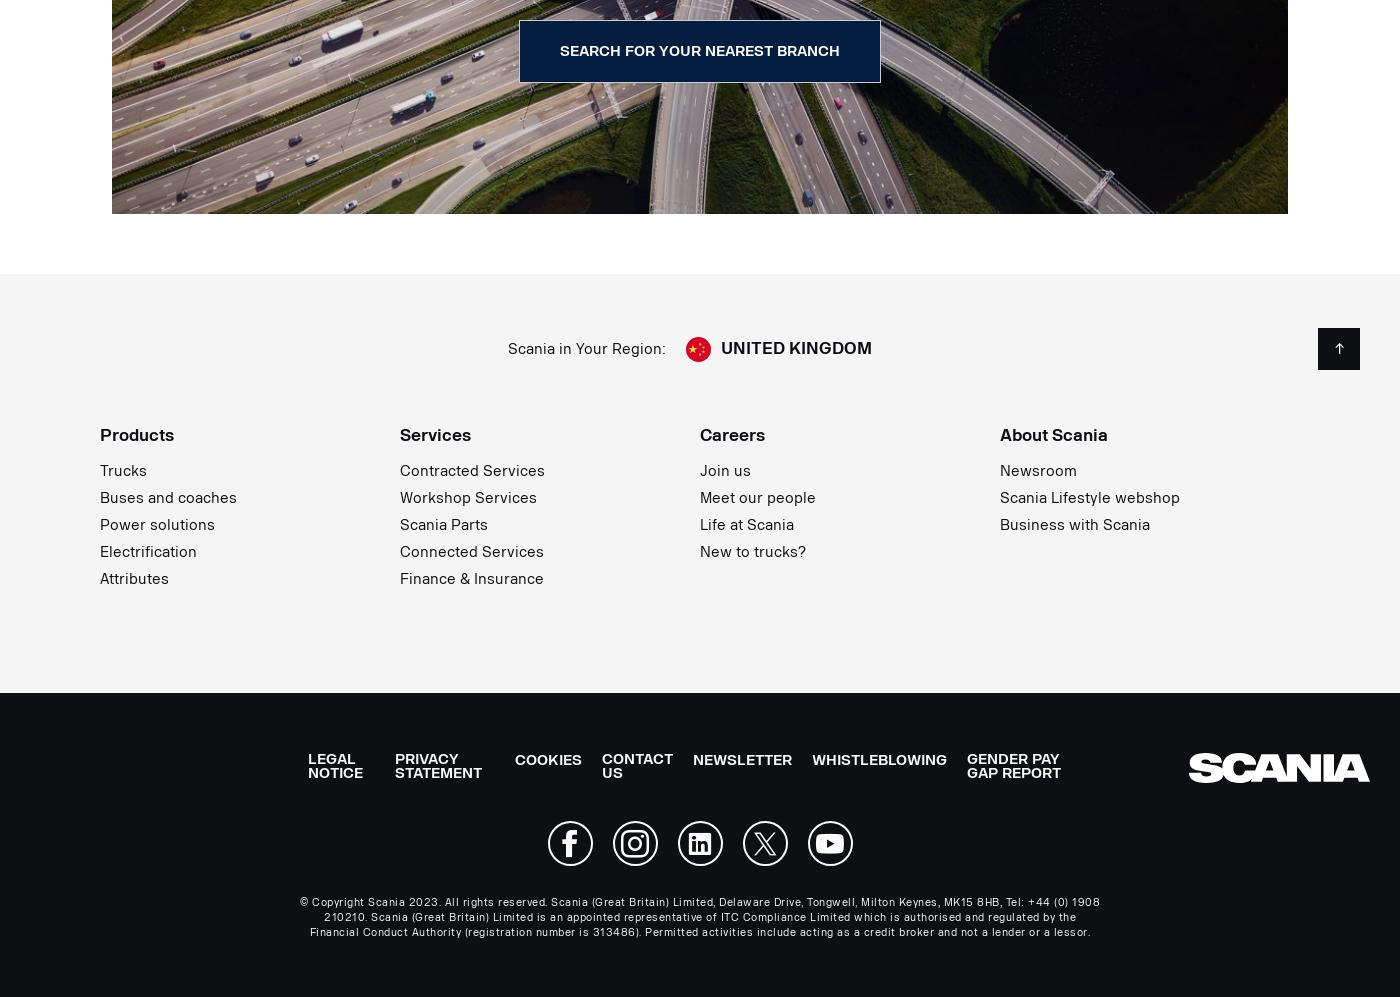 Image resolution: width=1400 pixels, height=997 pixels. Describe the element at coordinates (398, 552) in the screenshot. I see `'Connected Services'` at that location.